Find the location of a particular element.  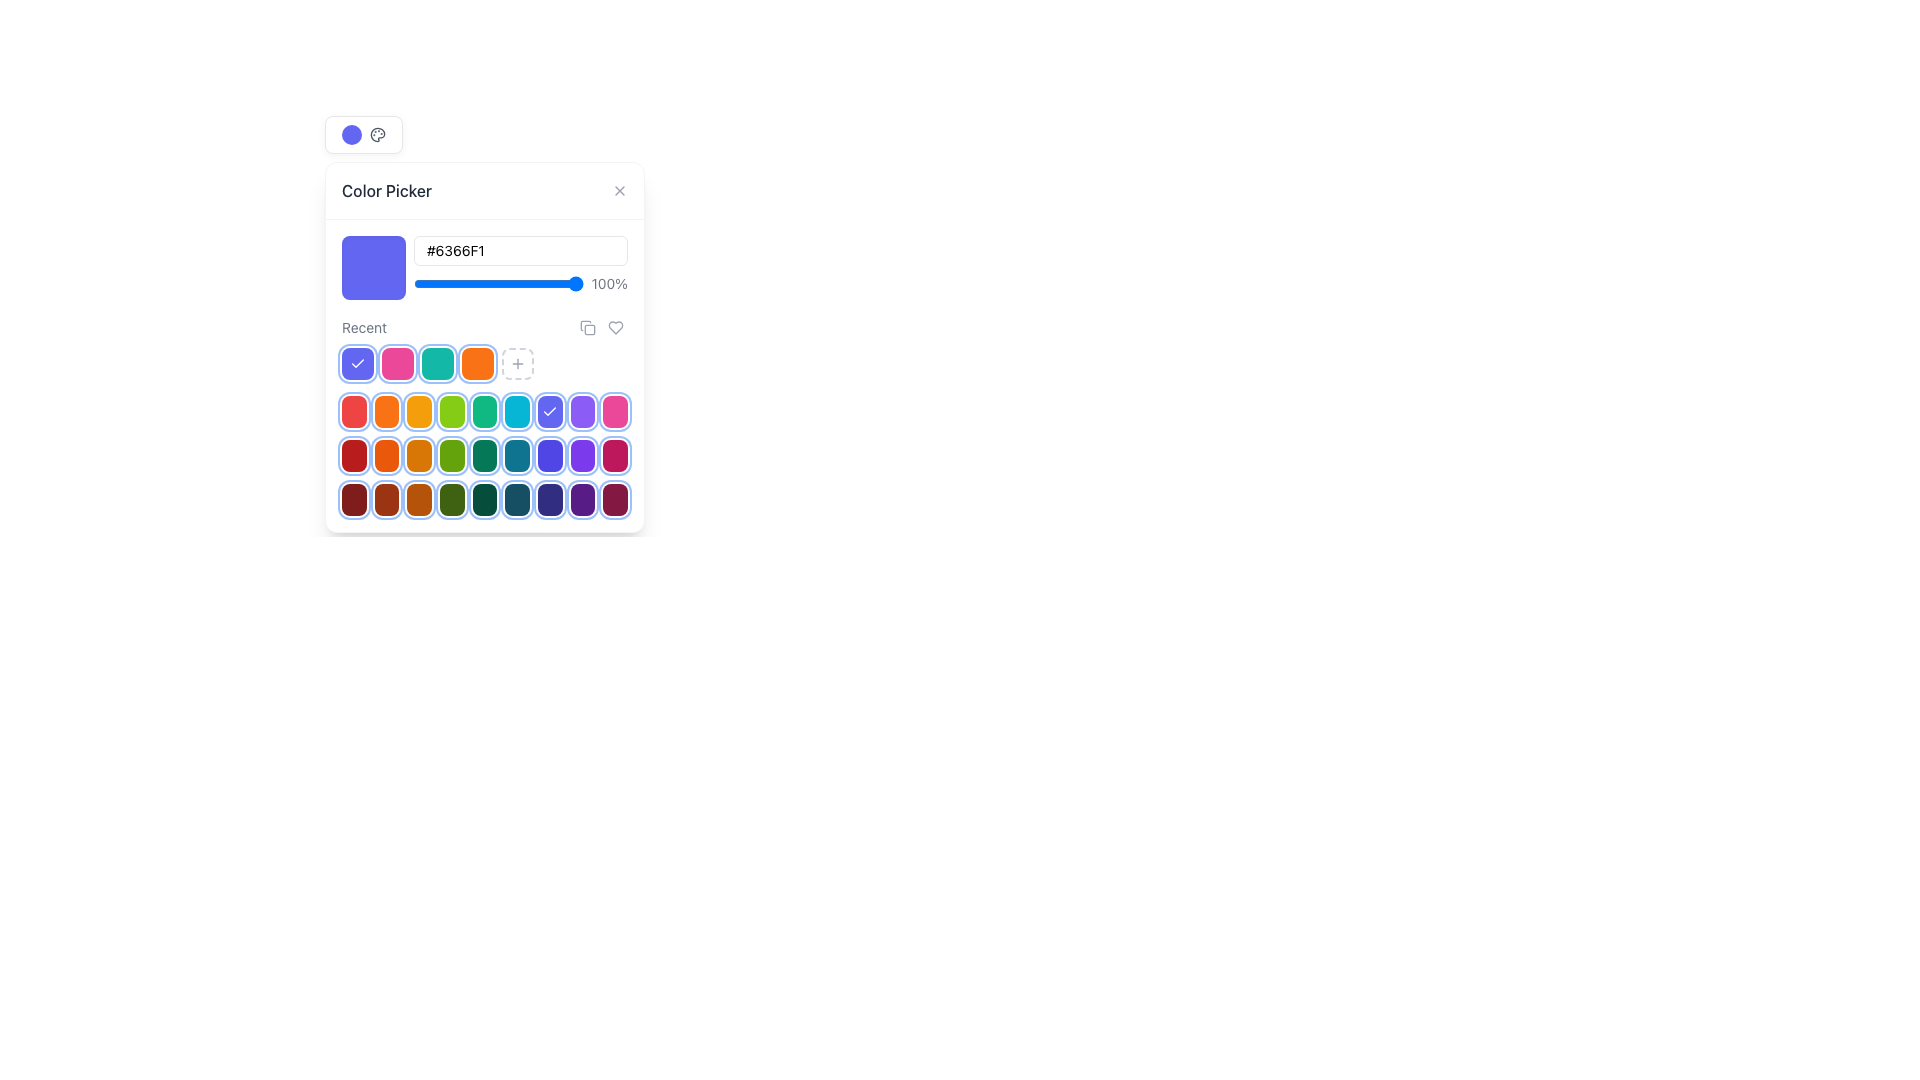

the green button with rounded edges that is the fifth in a horizontal arrangement within the color picker interface is located at coordinates (484, 411).